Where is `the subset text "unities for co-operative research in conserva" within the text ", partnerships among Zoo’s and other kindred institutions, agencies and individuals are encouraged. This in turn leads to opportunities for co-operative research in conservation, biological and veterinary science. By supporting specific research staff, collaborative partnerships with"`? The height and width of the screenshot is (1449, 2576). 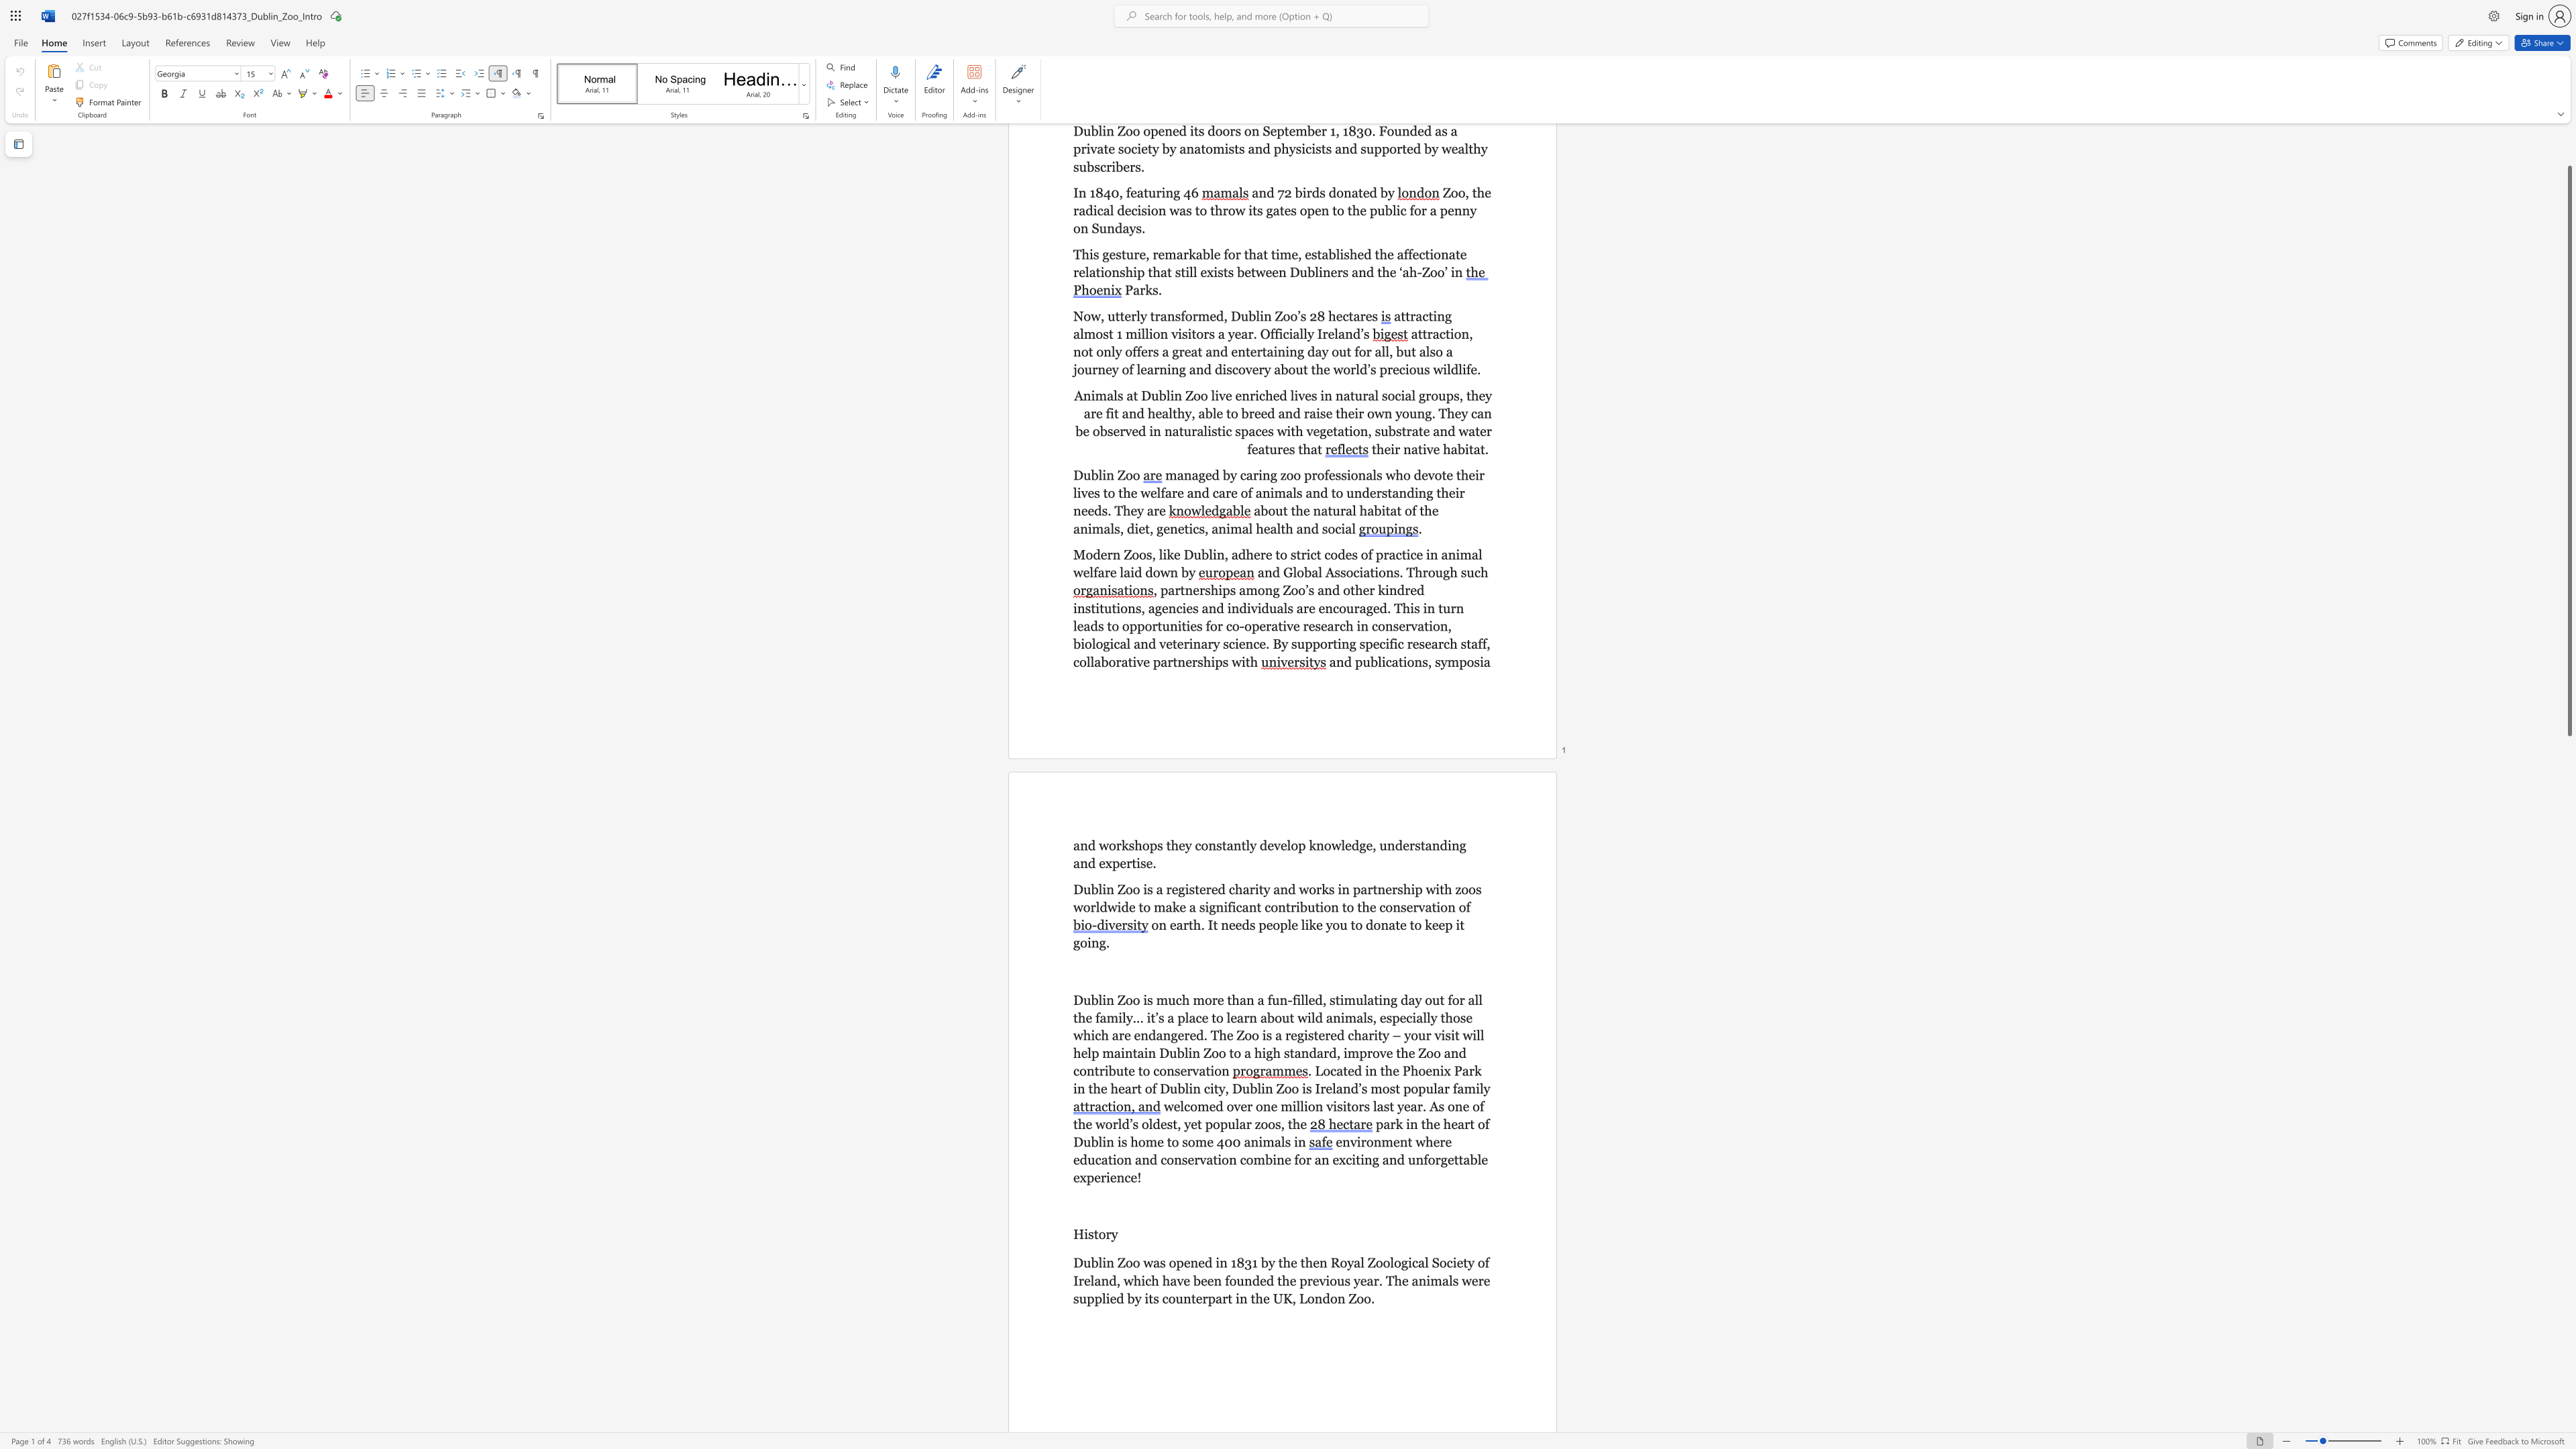 the subset text "unities for co-operative research in conserva" within the text ", partnerships among Zoo’s and other kindred institutions, agencies and individuals are encouraged. This in turn leads to opportunities for co-operative research in conservation, biological and veterinary science. By supporting specific research staff, collaborative partnerships with" is located at coordinates (1161, 625).